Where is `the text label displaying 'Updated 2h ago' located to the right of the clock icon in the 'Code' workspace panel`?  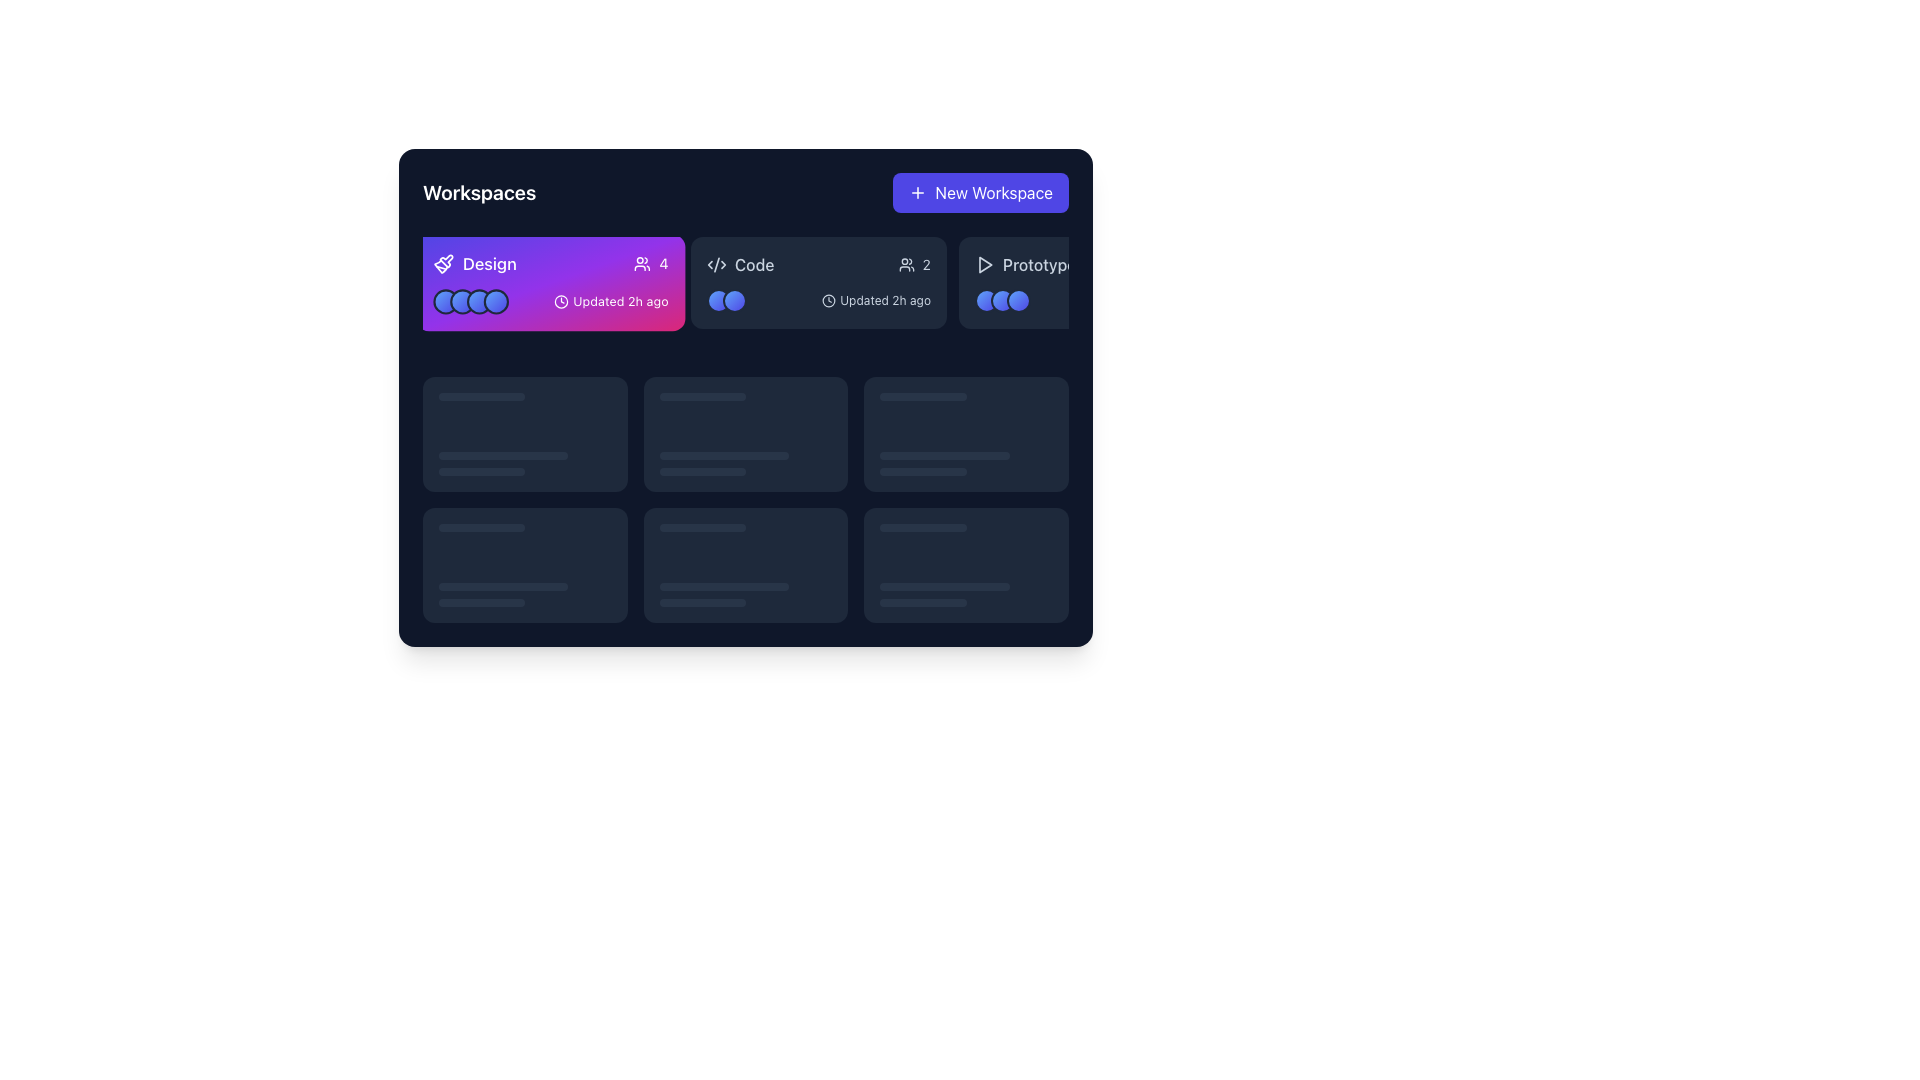
the text label displaying 'Updated 2h ago' located to the right of the clock icon in the 'Code' workspace panel is located at coordinates (884, 300).